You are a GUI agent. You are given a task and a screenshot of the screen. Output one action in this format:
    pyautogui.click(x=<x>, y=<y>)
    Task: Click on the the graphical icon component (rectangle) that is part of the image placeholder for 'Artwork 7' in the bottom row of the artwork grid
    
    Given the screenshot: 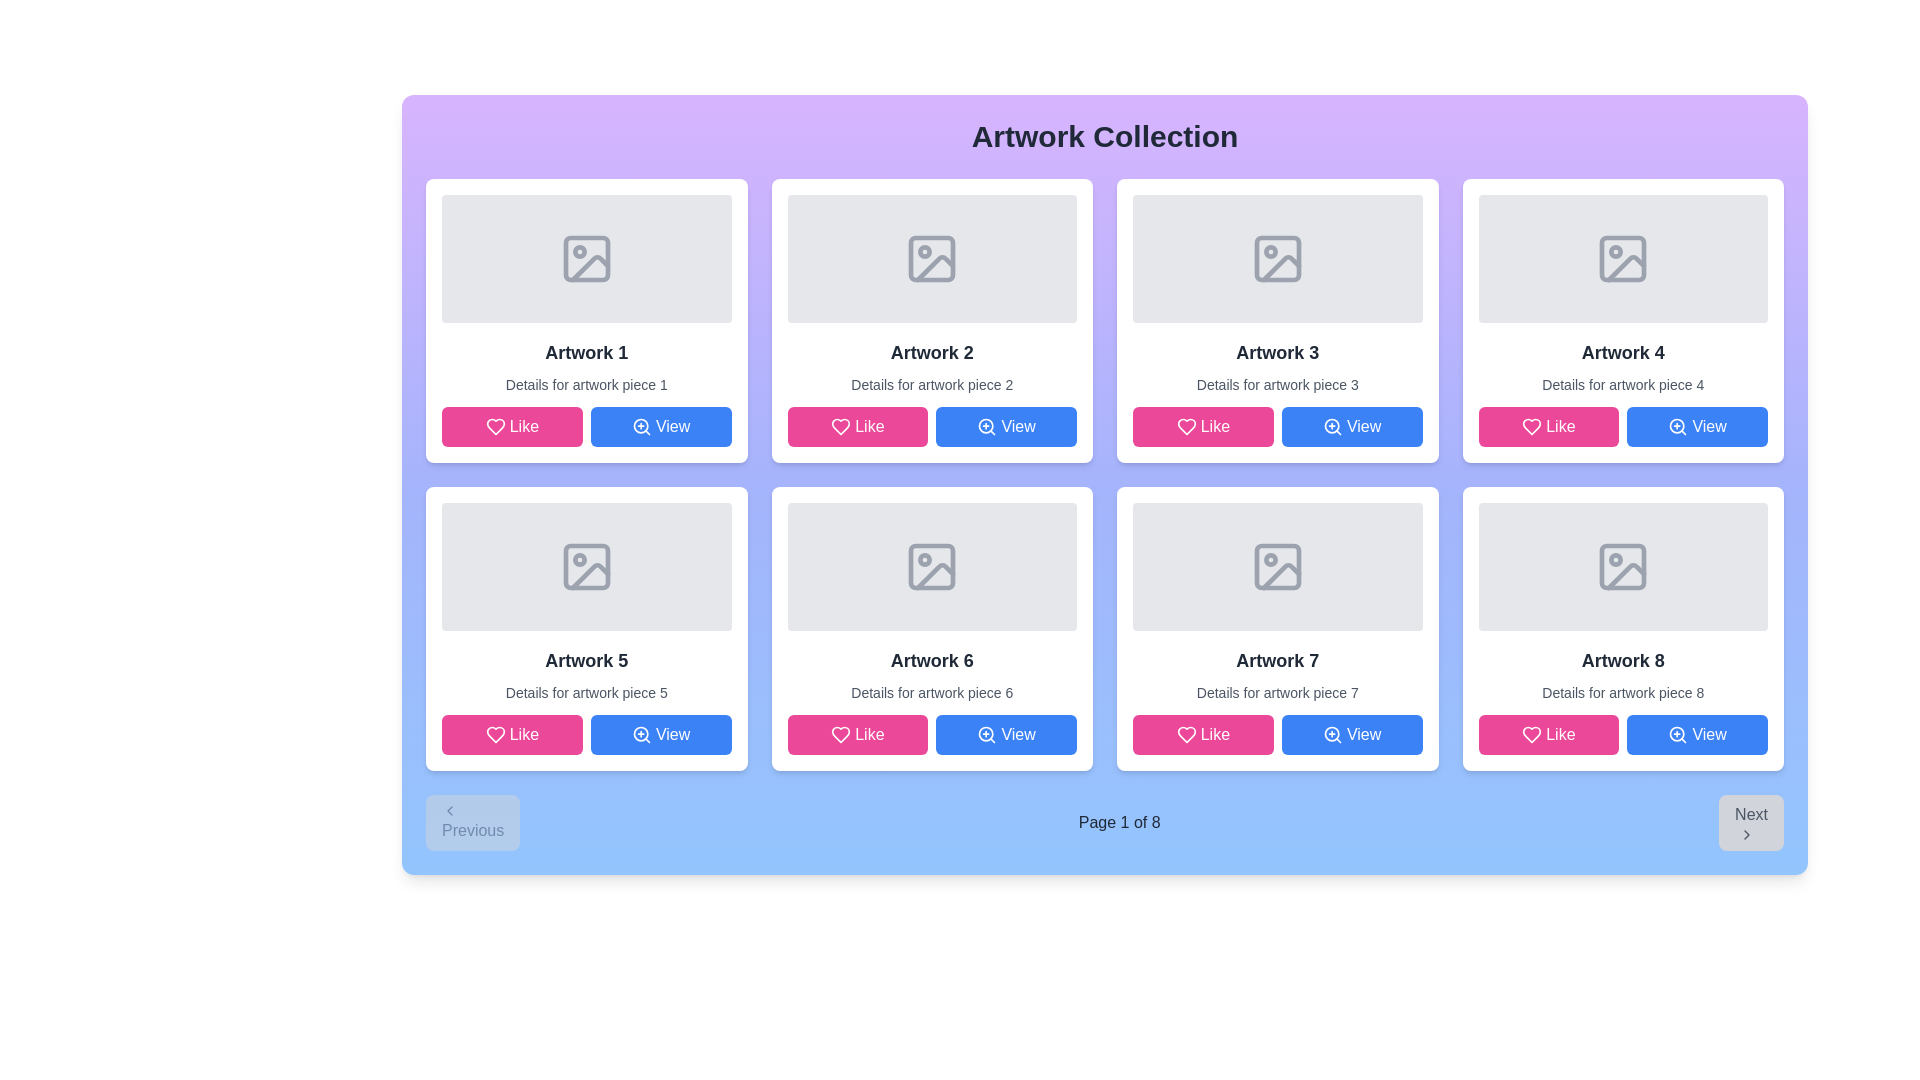 What is the action you would take?
    pyautogui.click(x=1276, y=567)
    